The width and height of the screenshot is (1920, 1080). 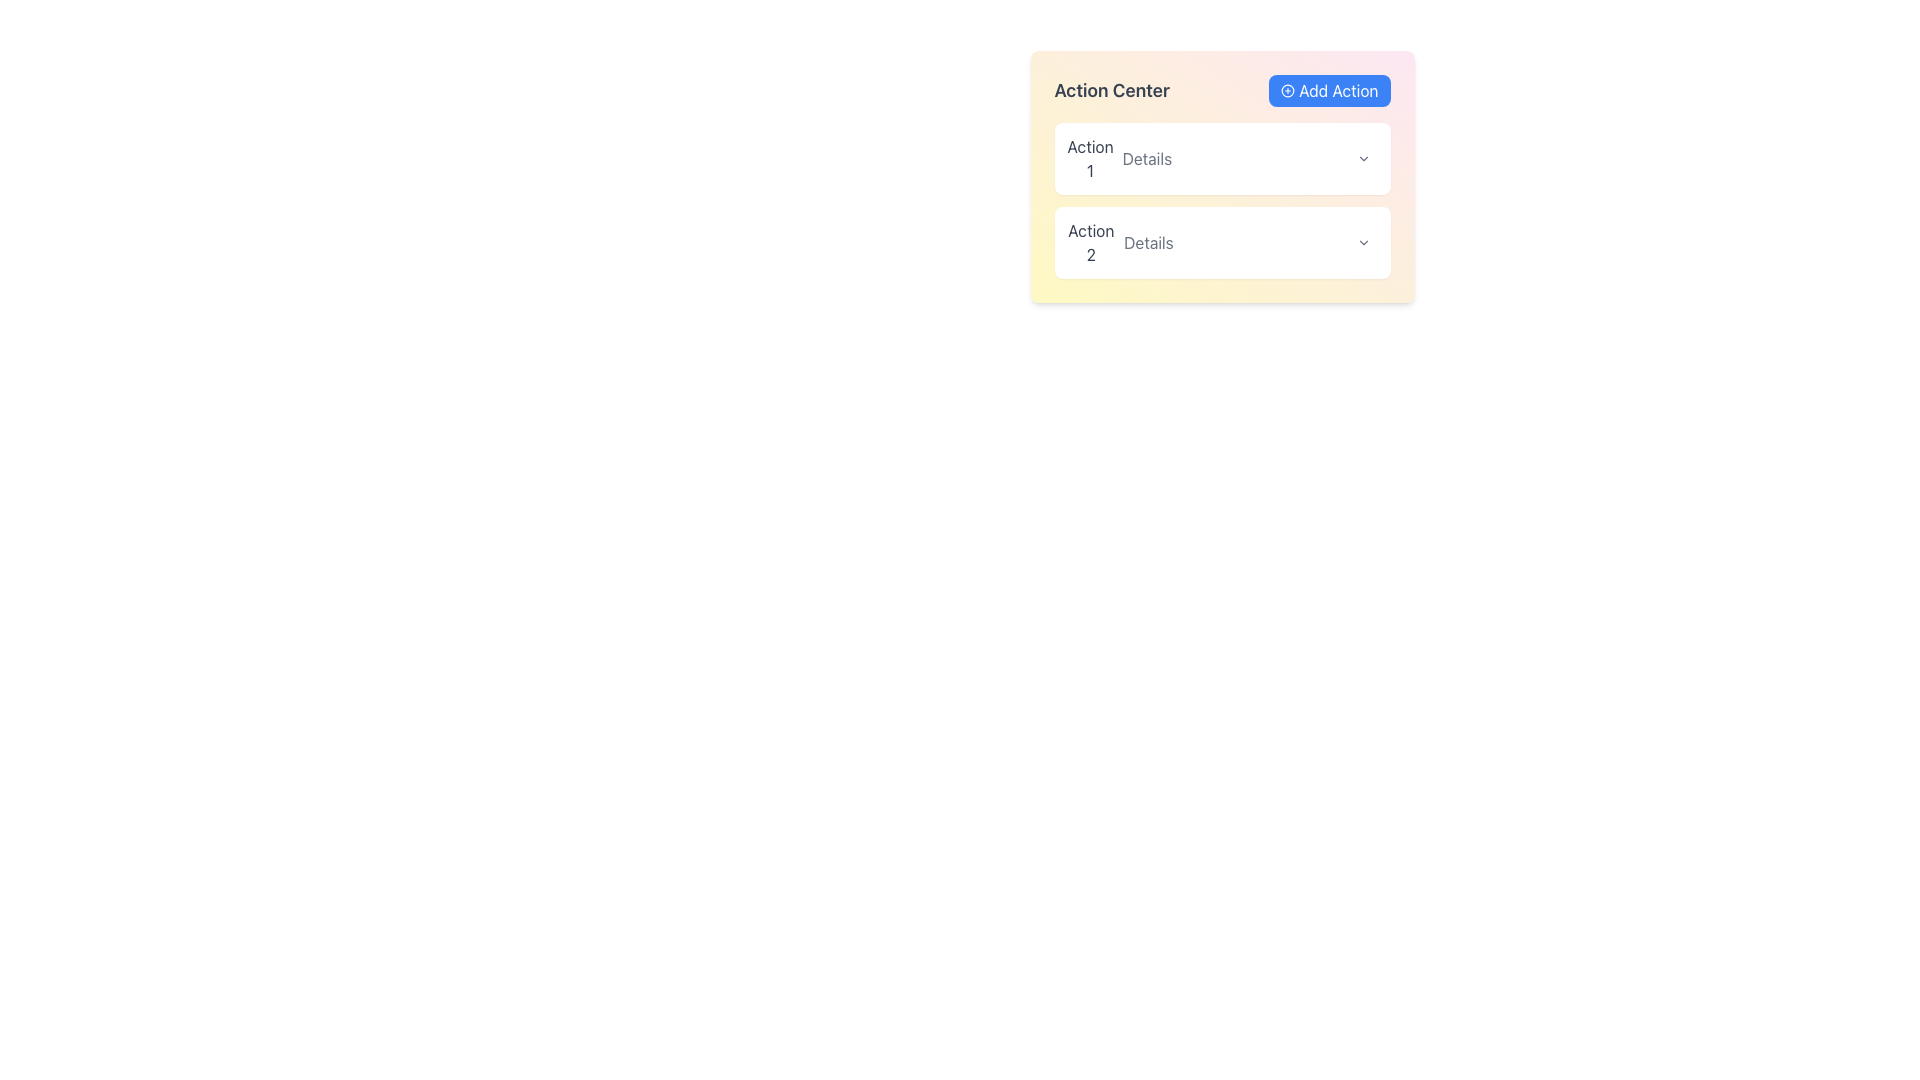 I want to click on the 'Add Action' button, so click(x=1329, y=91).